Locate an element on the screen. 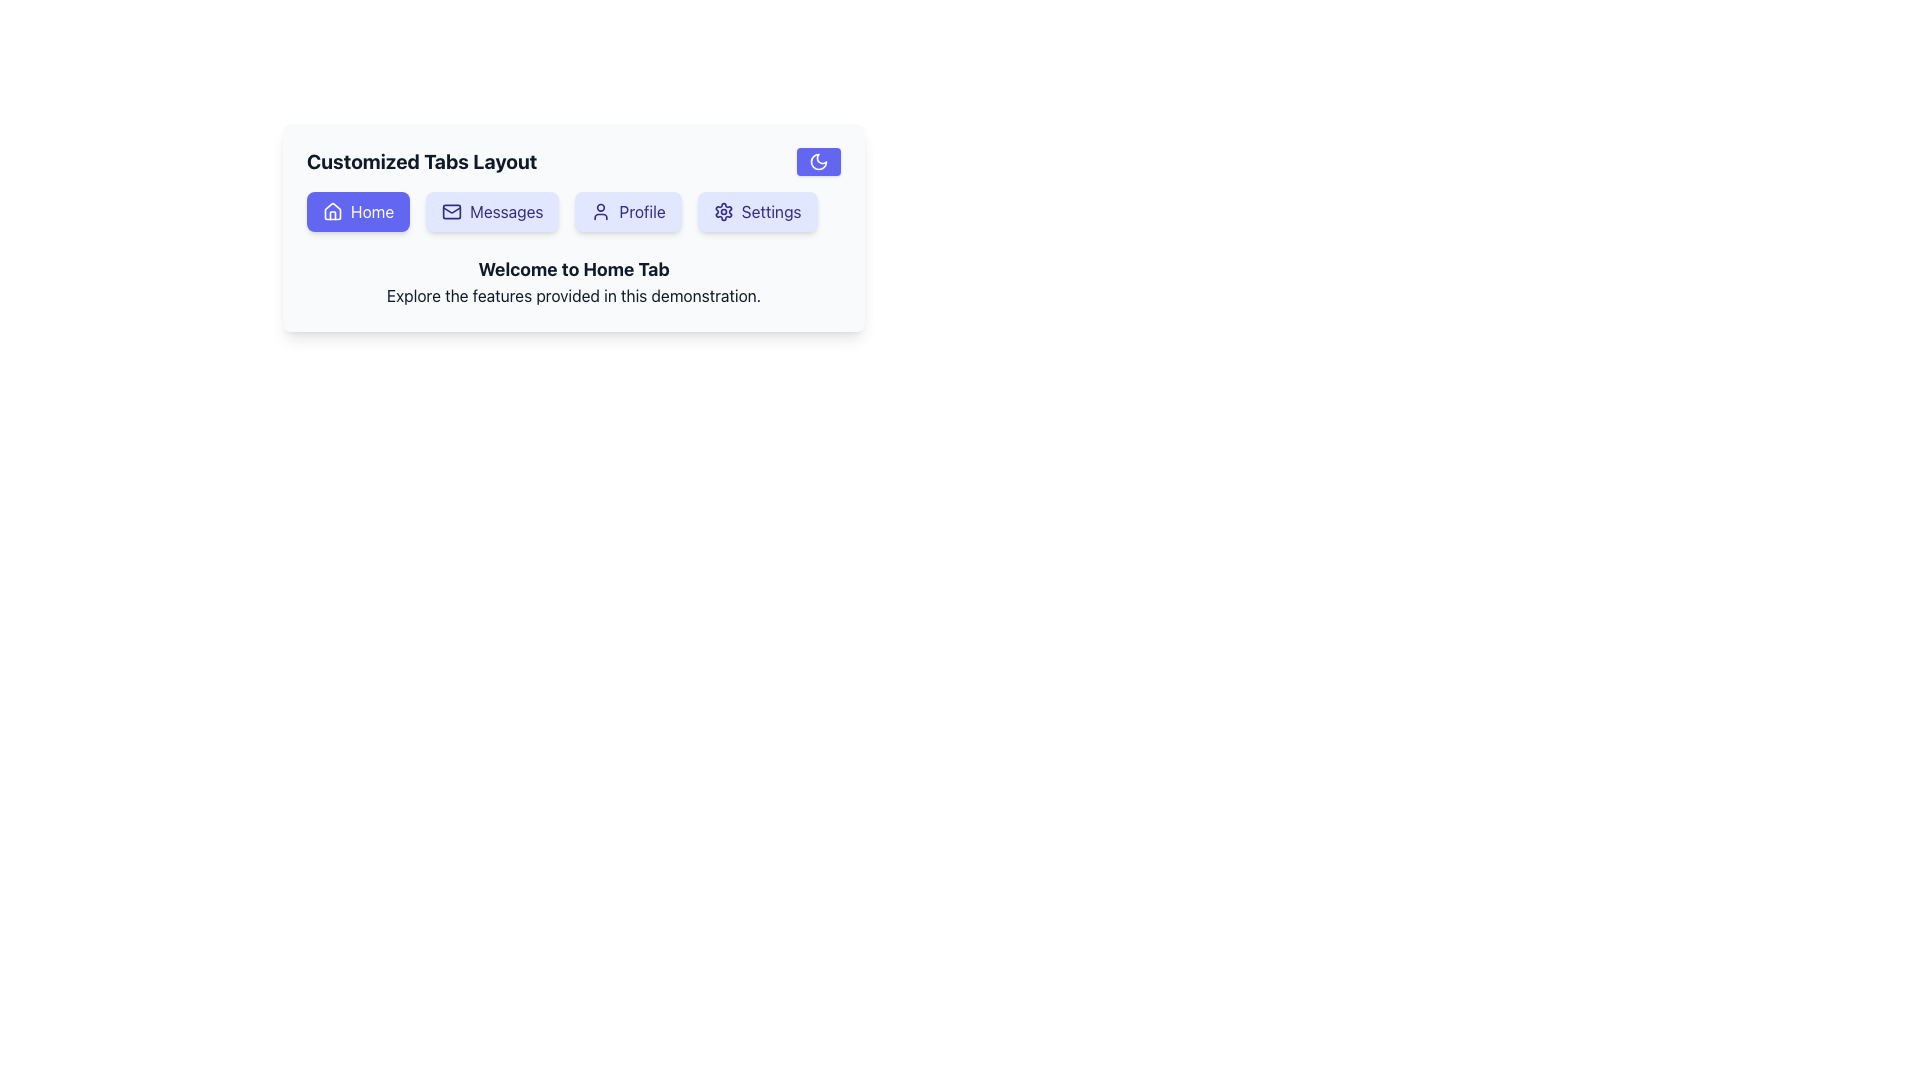 This screenshot has width=1920, height=1080. the decorative graphical icon representing the 'Home' navigation button, which is located in the top horizontal navigation bar of the interface is located at coordinates (332, 211).